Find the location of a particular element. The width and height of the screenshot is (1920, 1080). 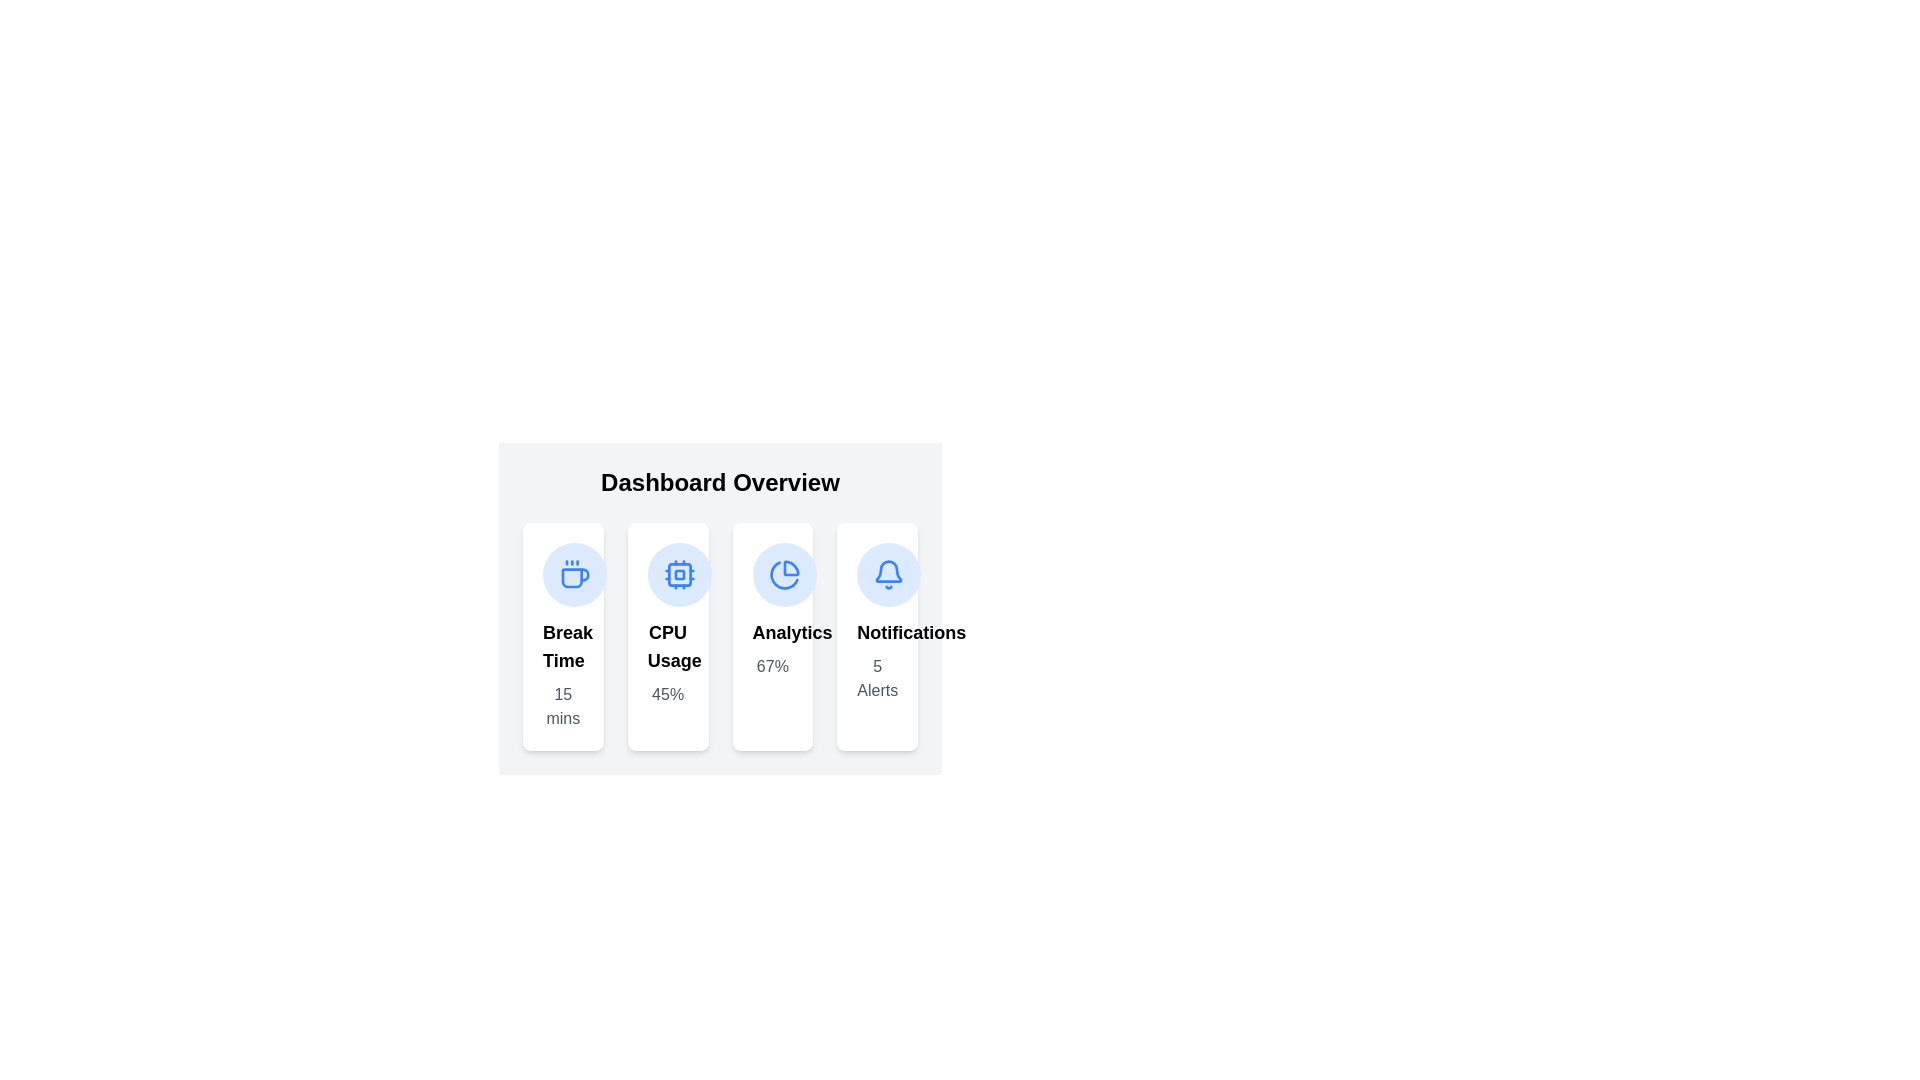

the text label displaying '67%' percentage value, which is located at the bottom of the 'Analytics' card within the dashboard layout is located at coordinates (771, 667).